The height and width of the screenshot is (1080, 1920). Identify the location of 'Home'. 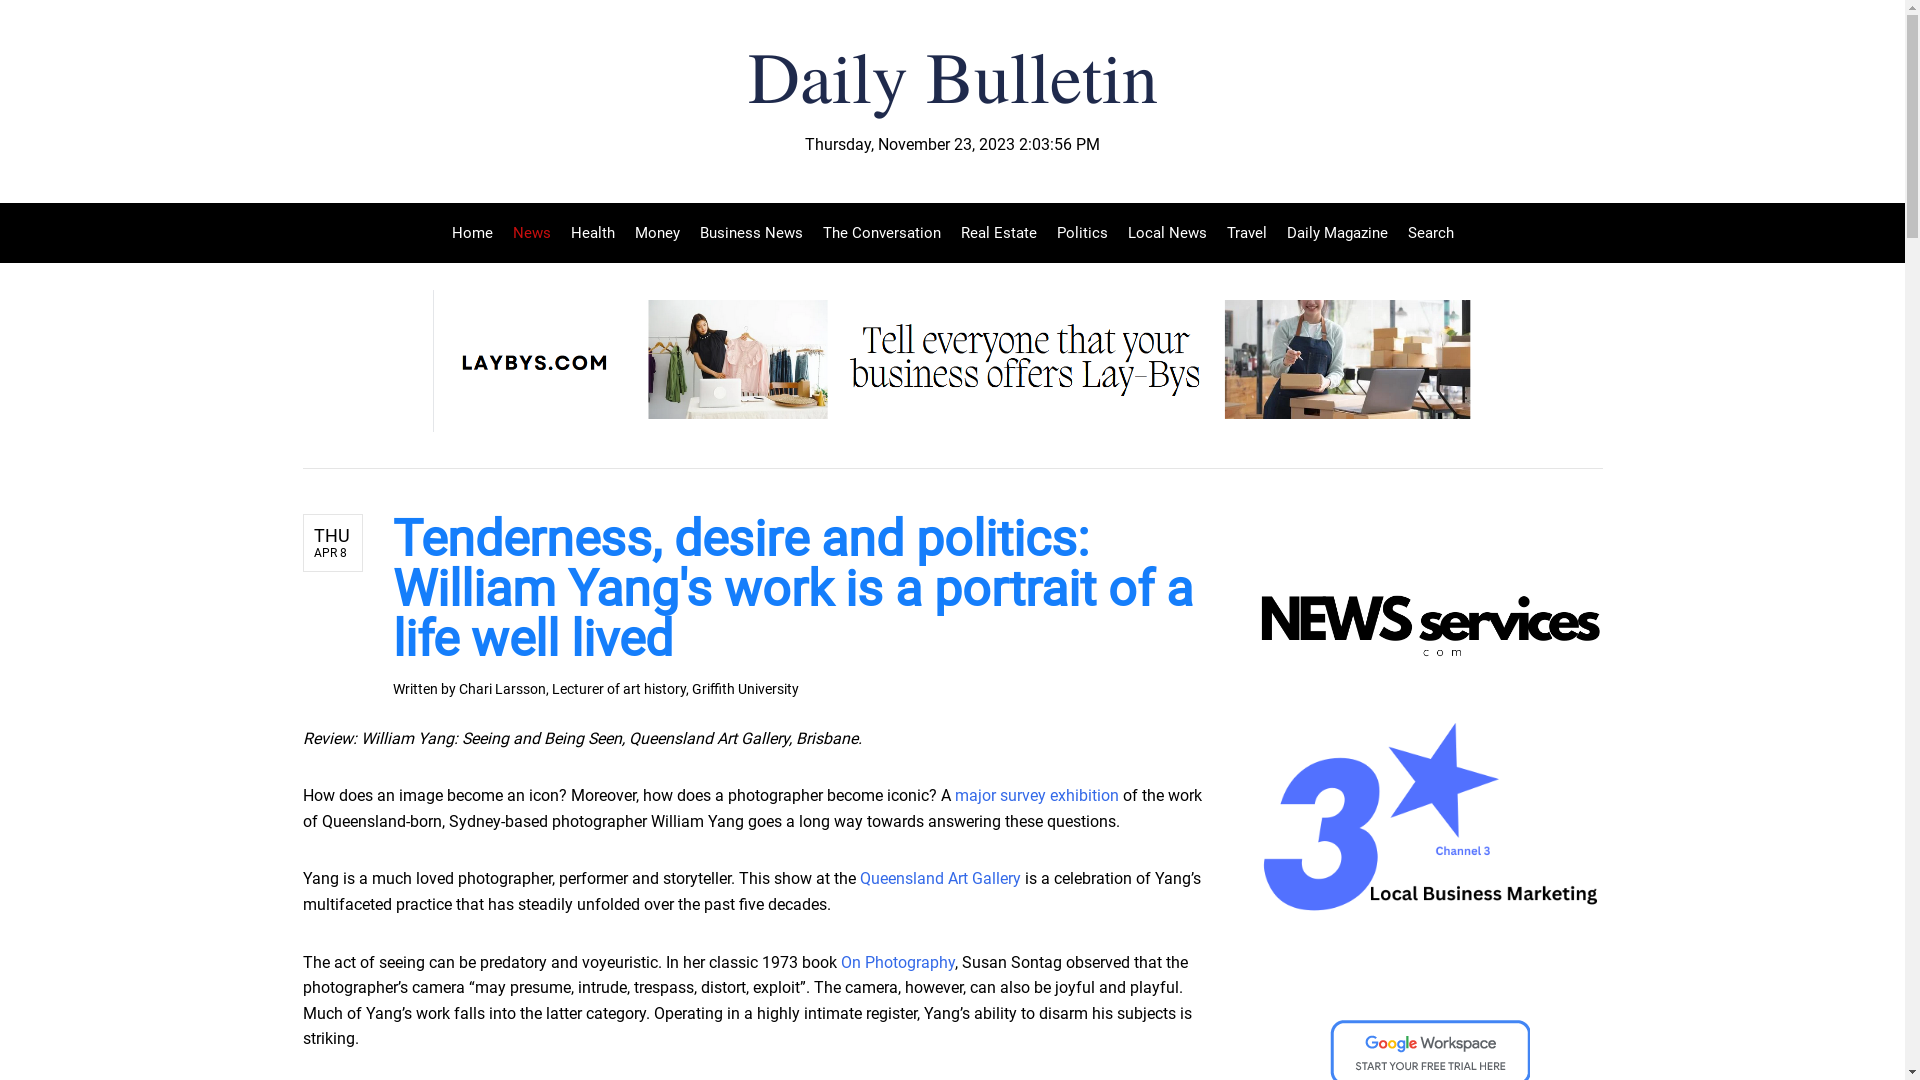
(476, 231).